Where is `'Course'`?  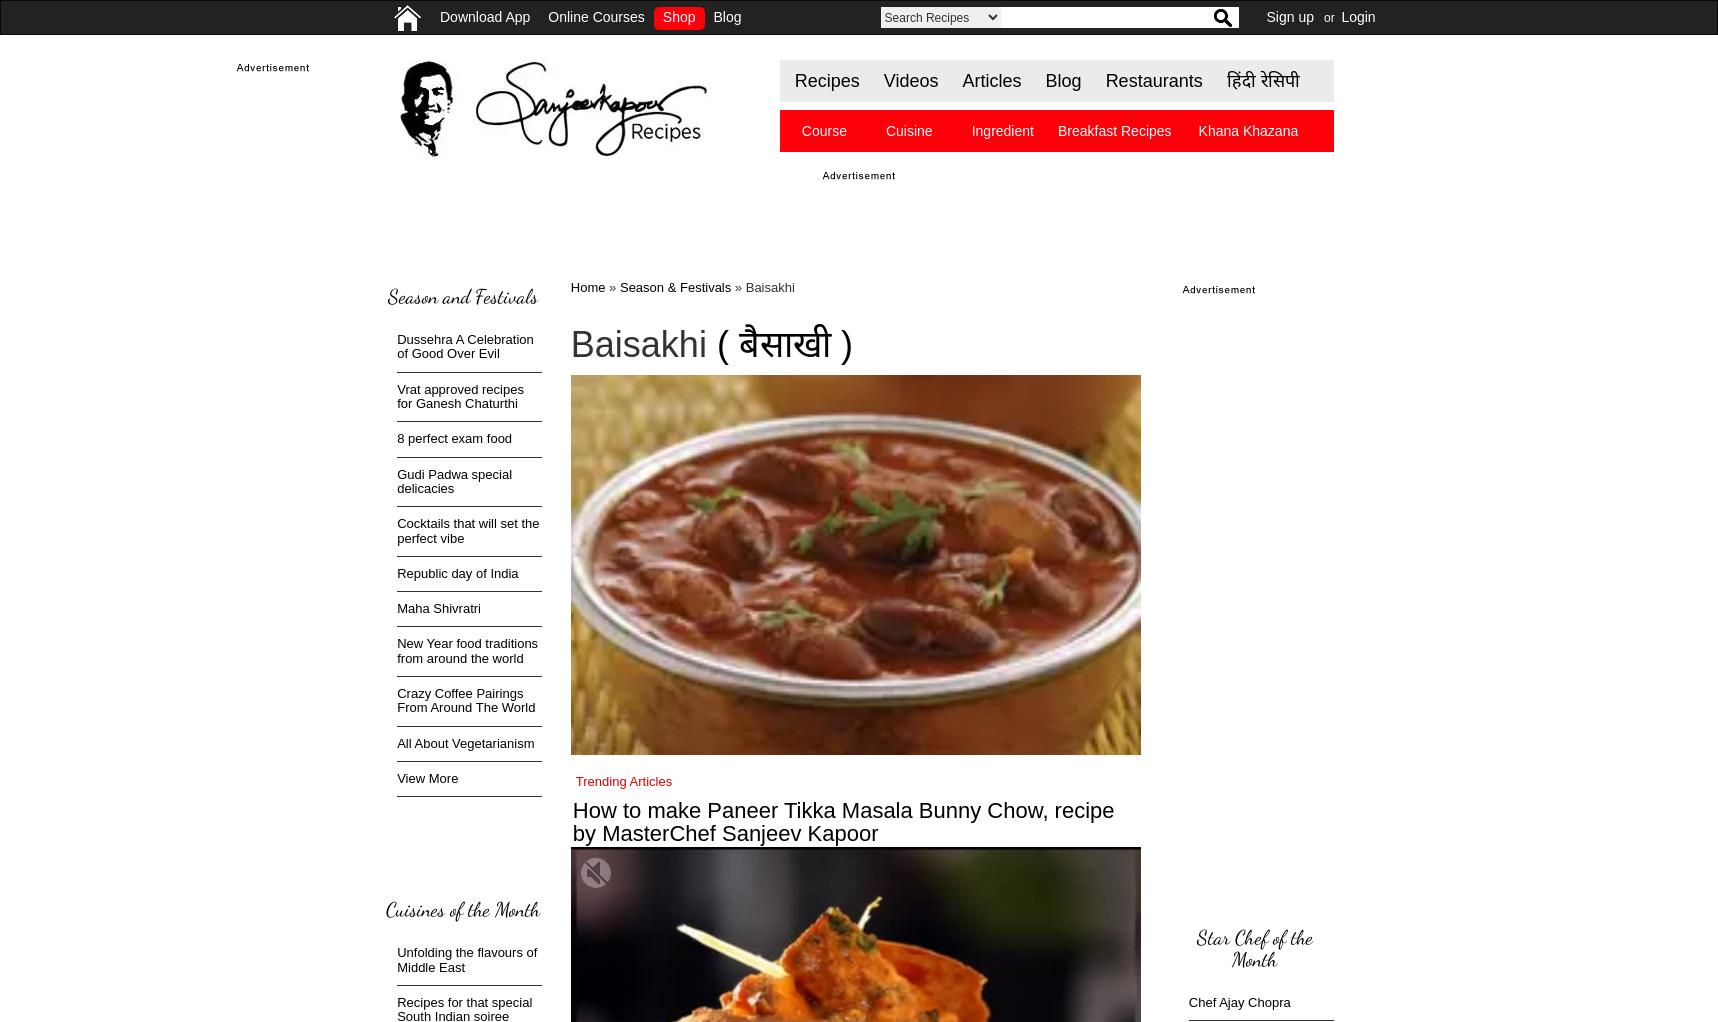 'Course' is located at coordinates (823, 131).